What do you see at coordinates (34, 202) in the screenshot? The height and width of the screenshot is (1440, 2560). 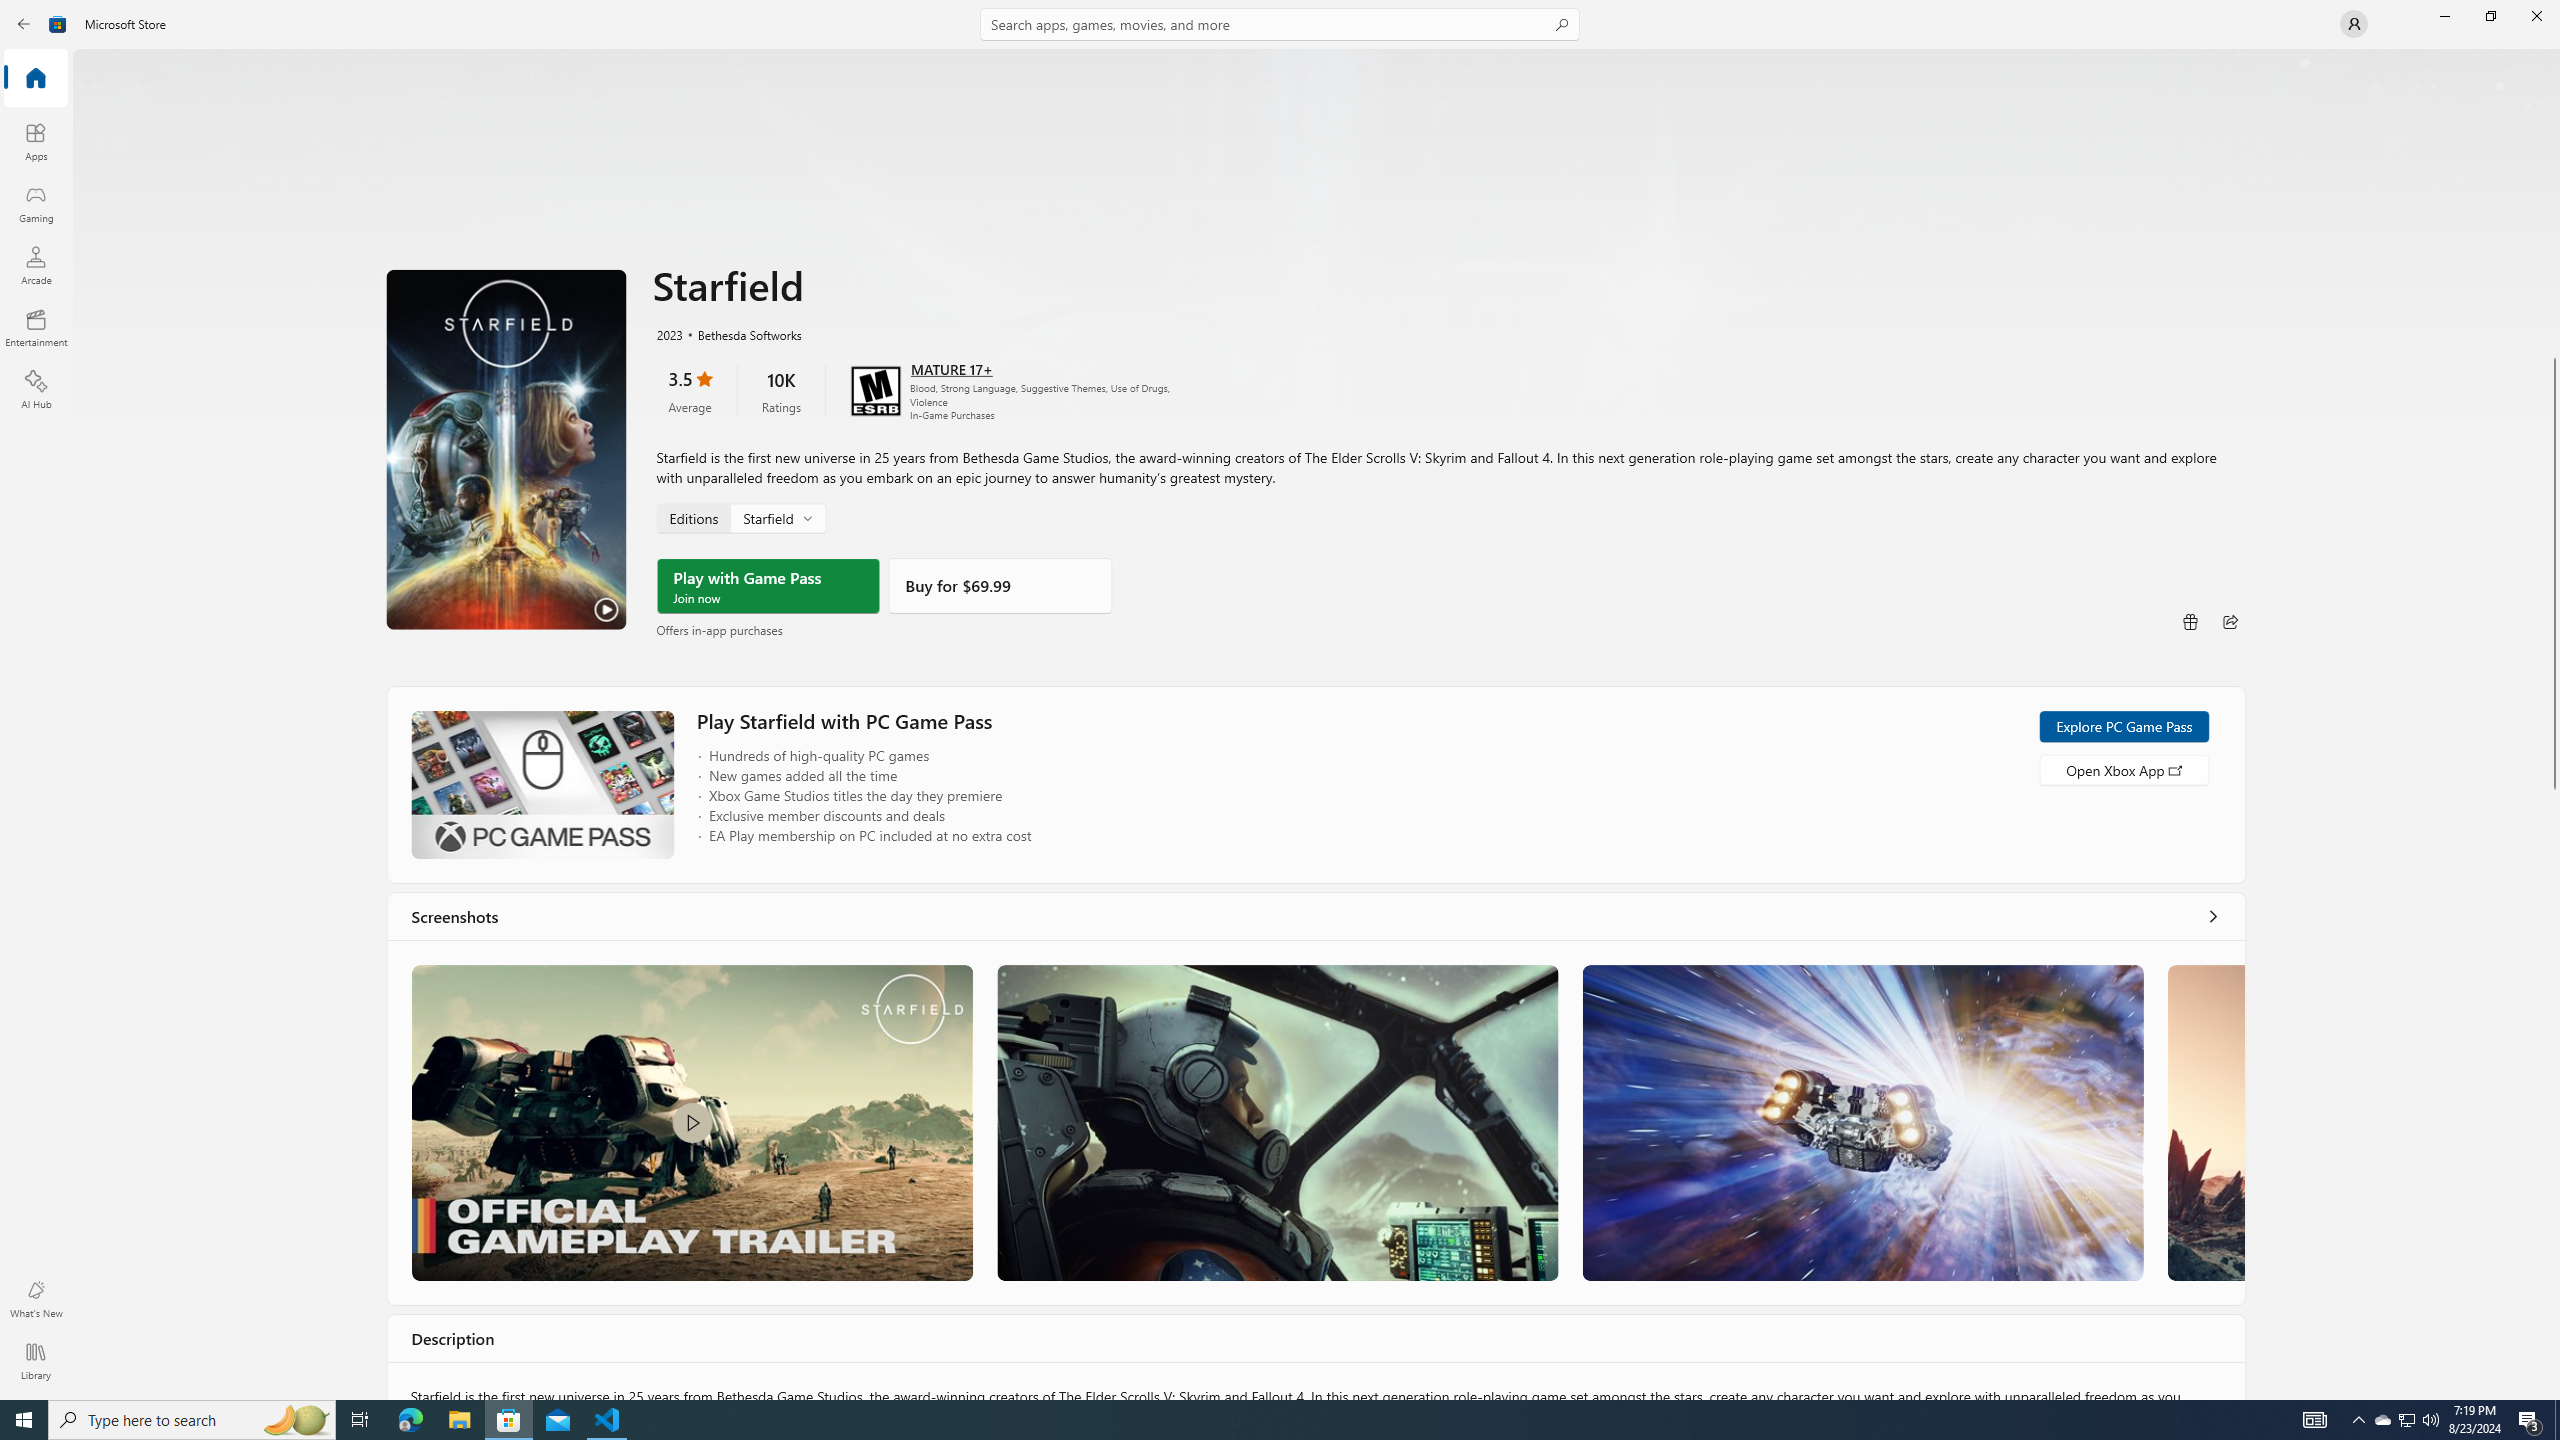 I see `'Gaming'` at bounding box center [34, 202].